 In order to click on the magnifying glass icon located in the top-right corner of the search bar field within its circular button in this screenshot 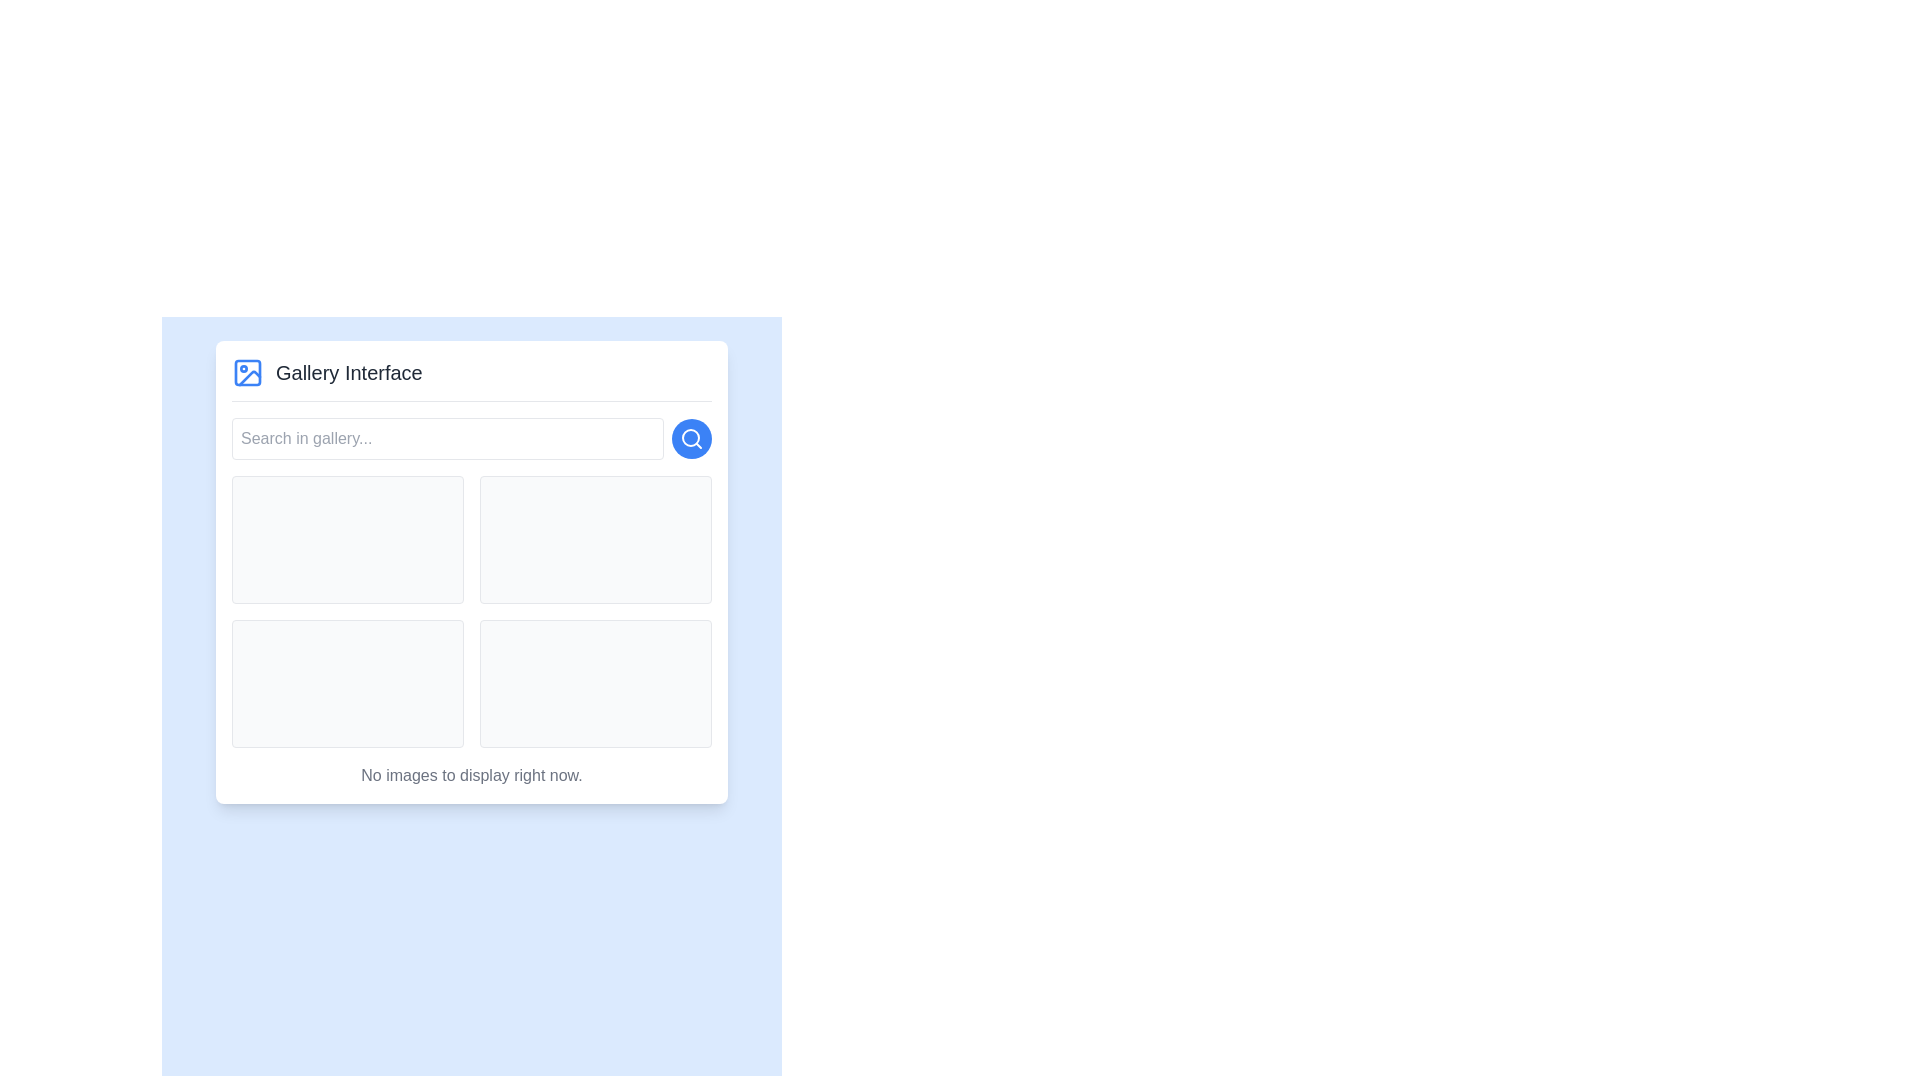, I will do `click(691, 438)`.